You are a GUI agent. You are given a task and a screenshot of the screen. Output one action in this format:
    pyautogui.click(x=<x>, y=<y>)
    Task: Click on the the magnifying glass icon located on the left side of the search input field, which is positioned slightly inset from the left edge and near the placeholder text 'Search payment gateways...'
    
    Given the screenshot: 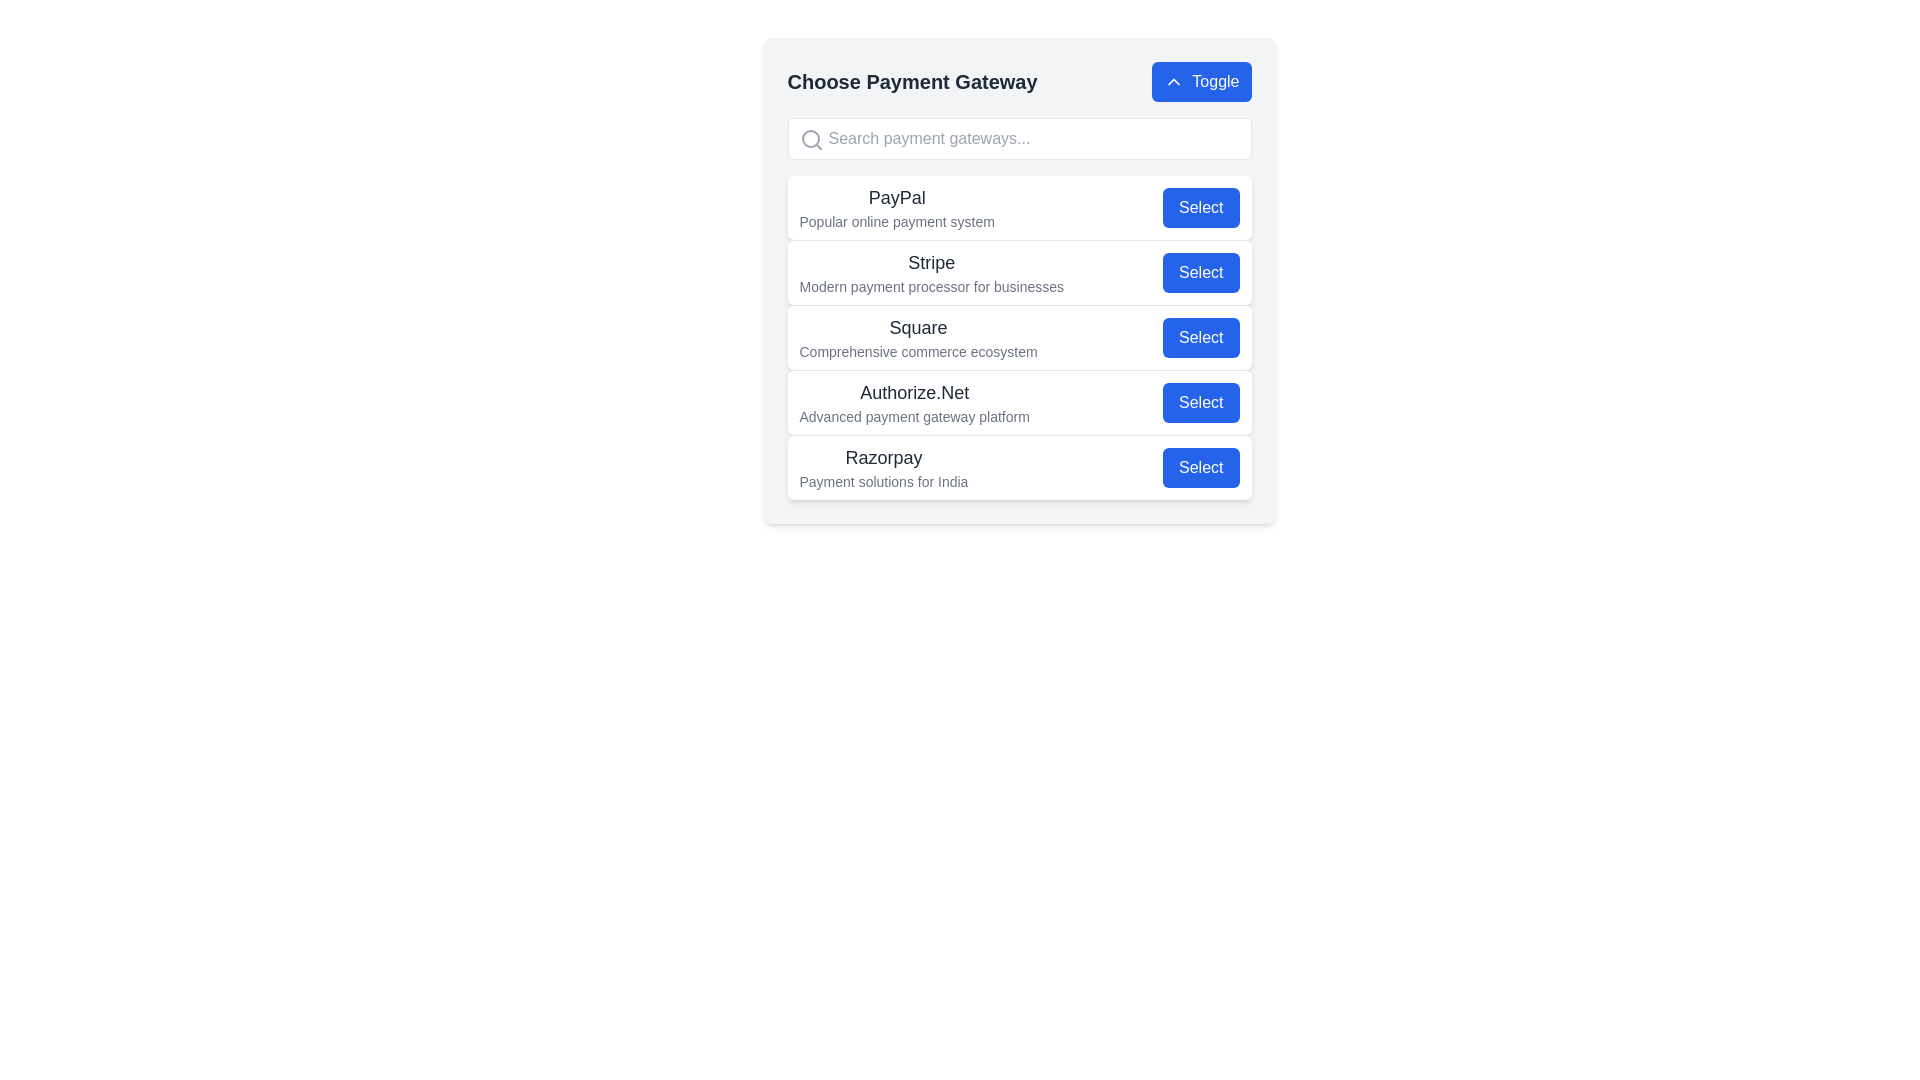 What is the action you would take?
    pyautogui.click(x=811, y=138)
    